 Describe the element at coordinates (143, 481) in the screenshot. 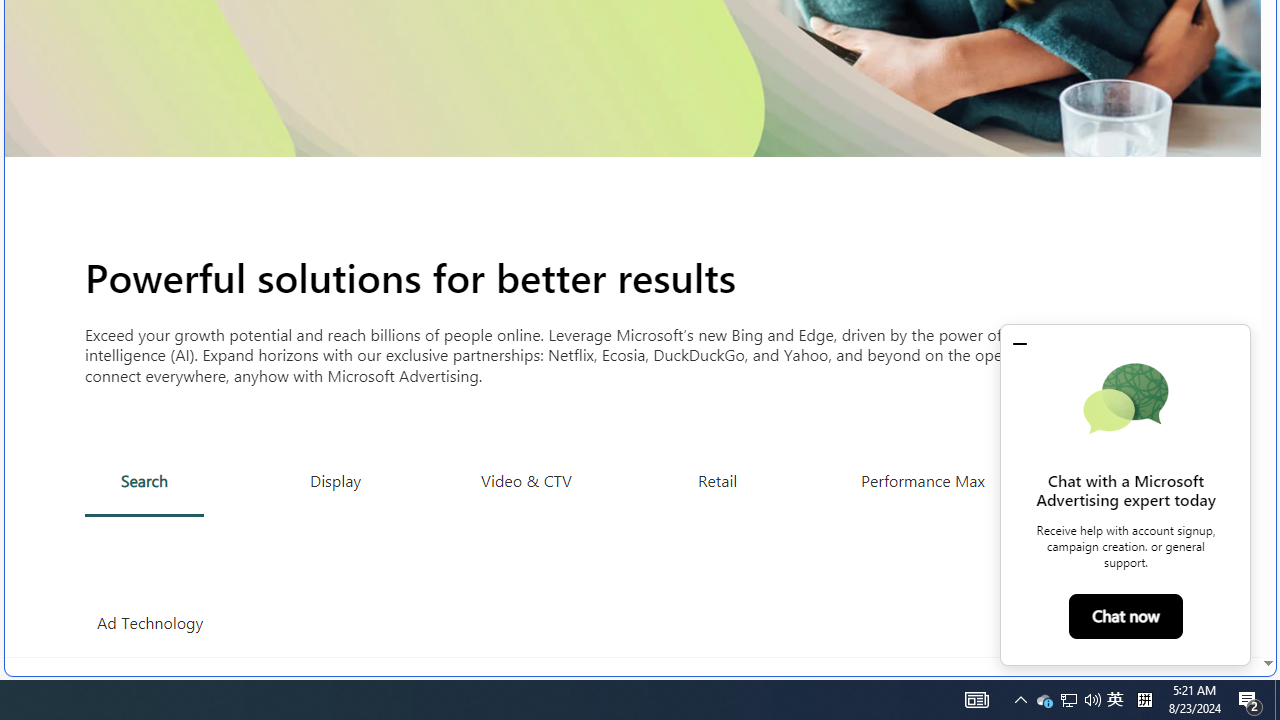

I see `'Search'` at that location.